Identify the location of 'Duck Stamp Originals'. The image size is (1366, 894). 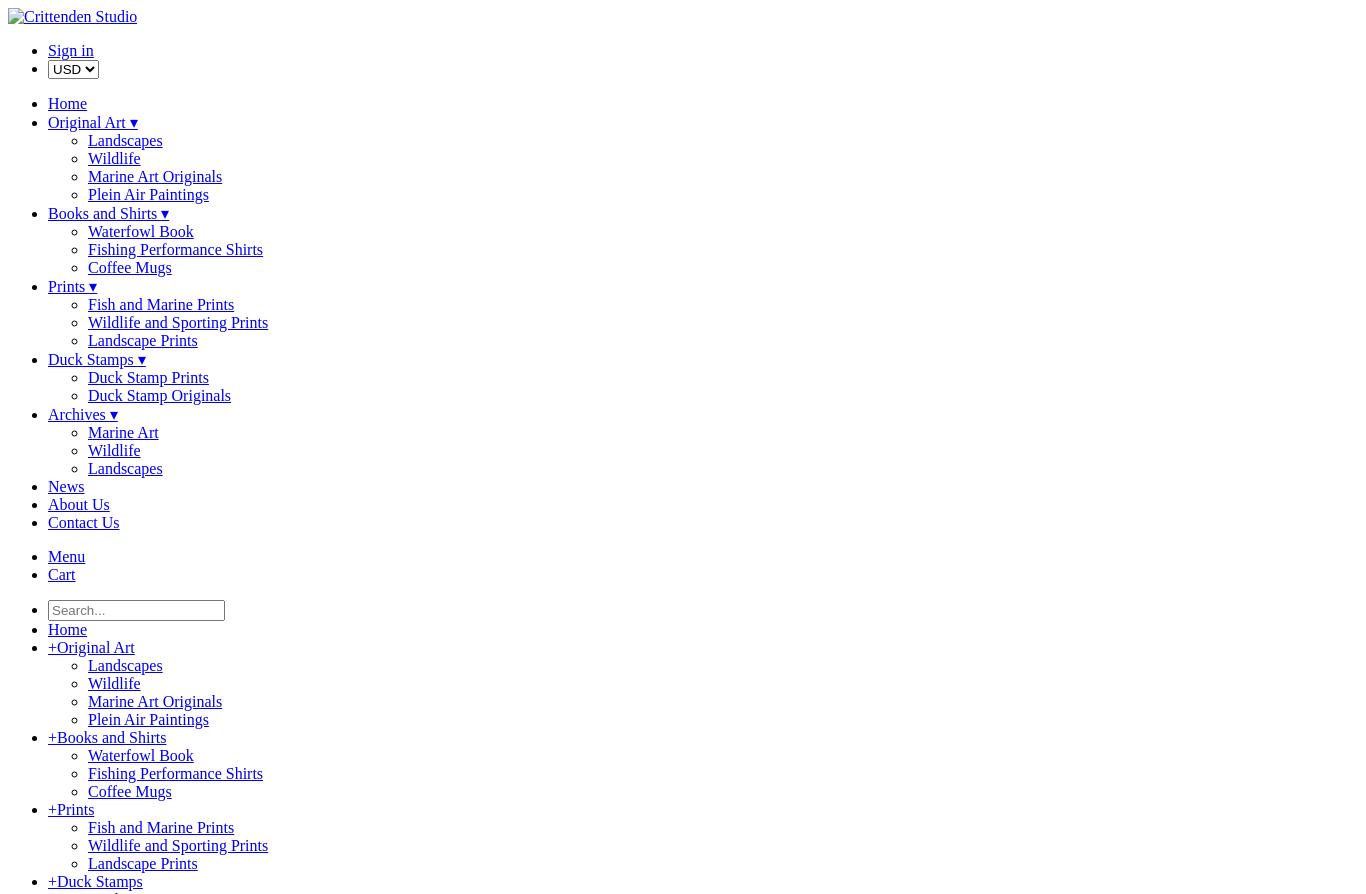
(158, 394).